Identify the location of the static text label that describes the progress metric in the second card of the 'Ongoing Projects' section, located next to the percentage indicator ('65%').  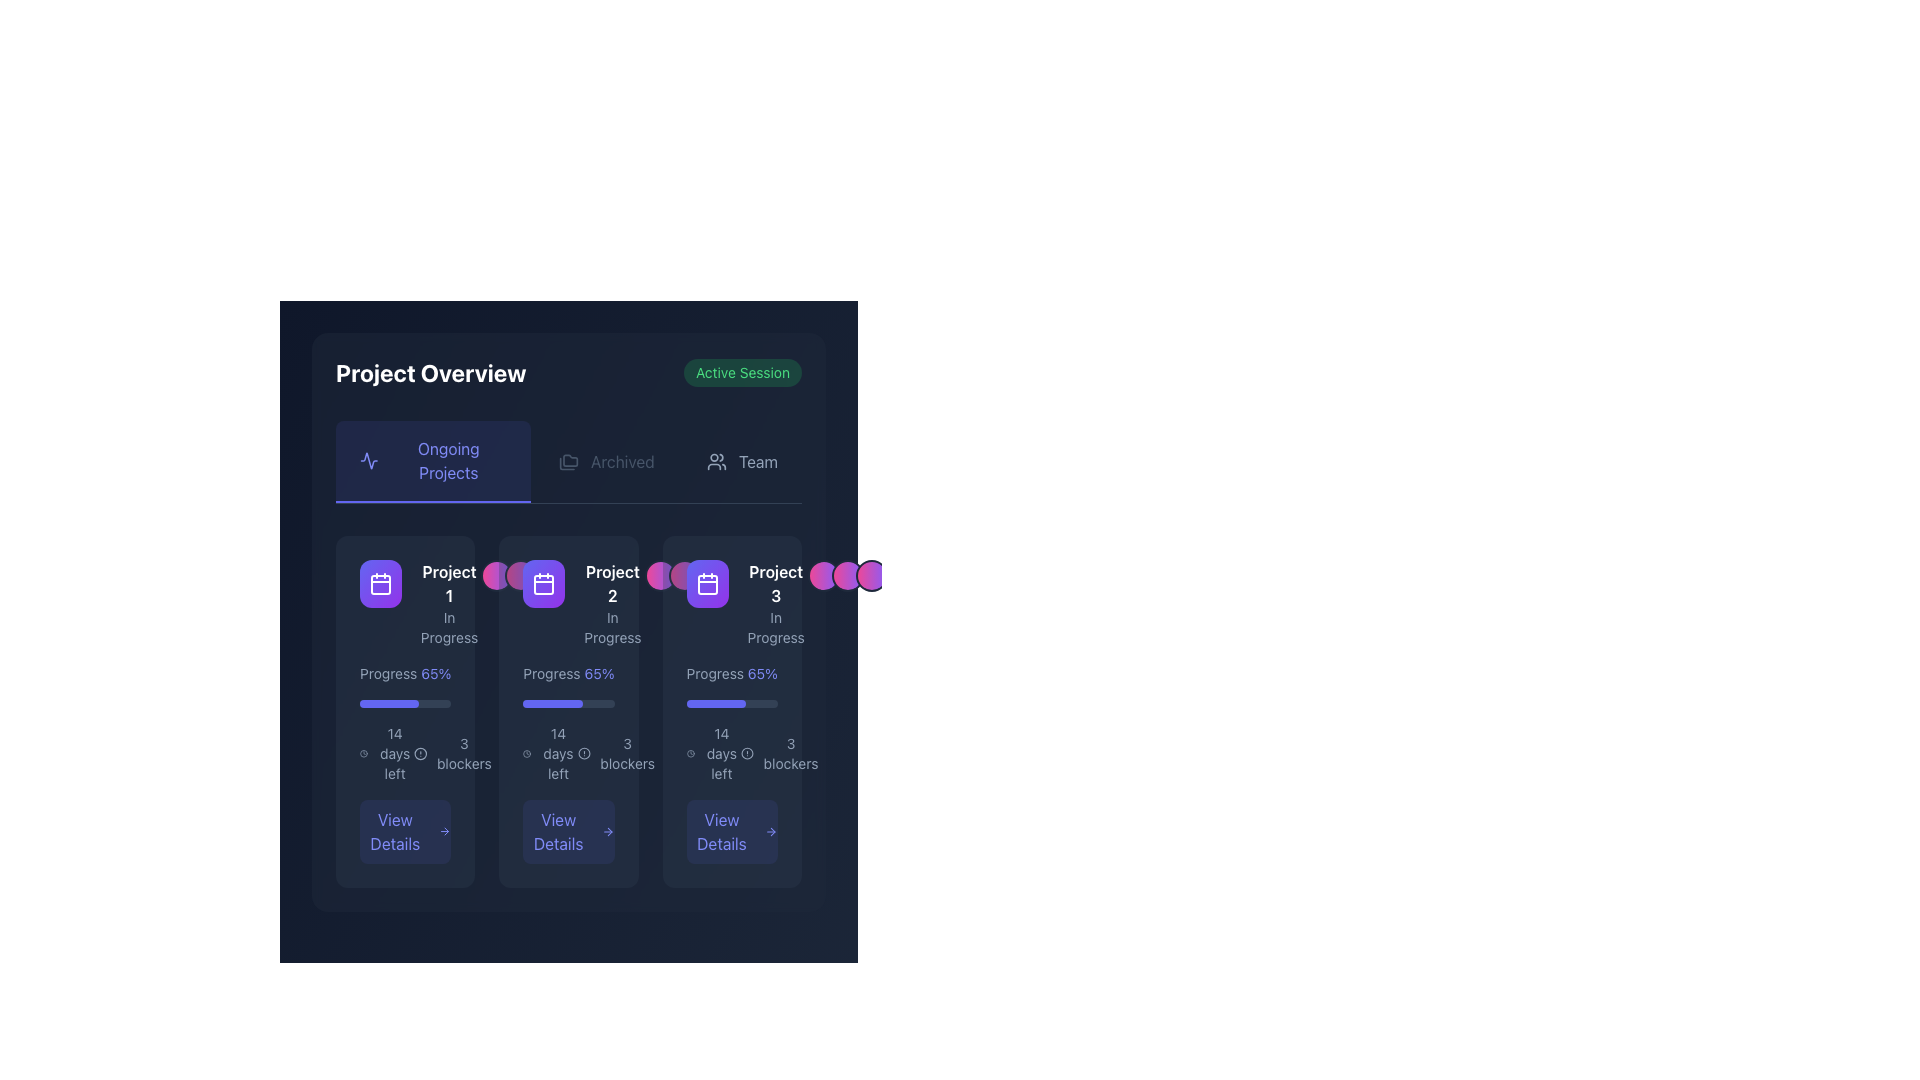
(552, 674).